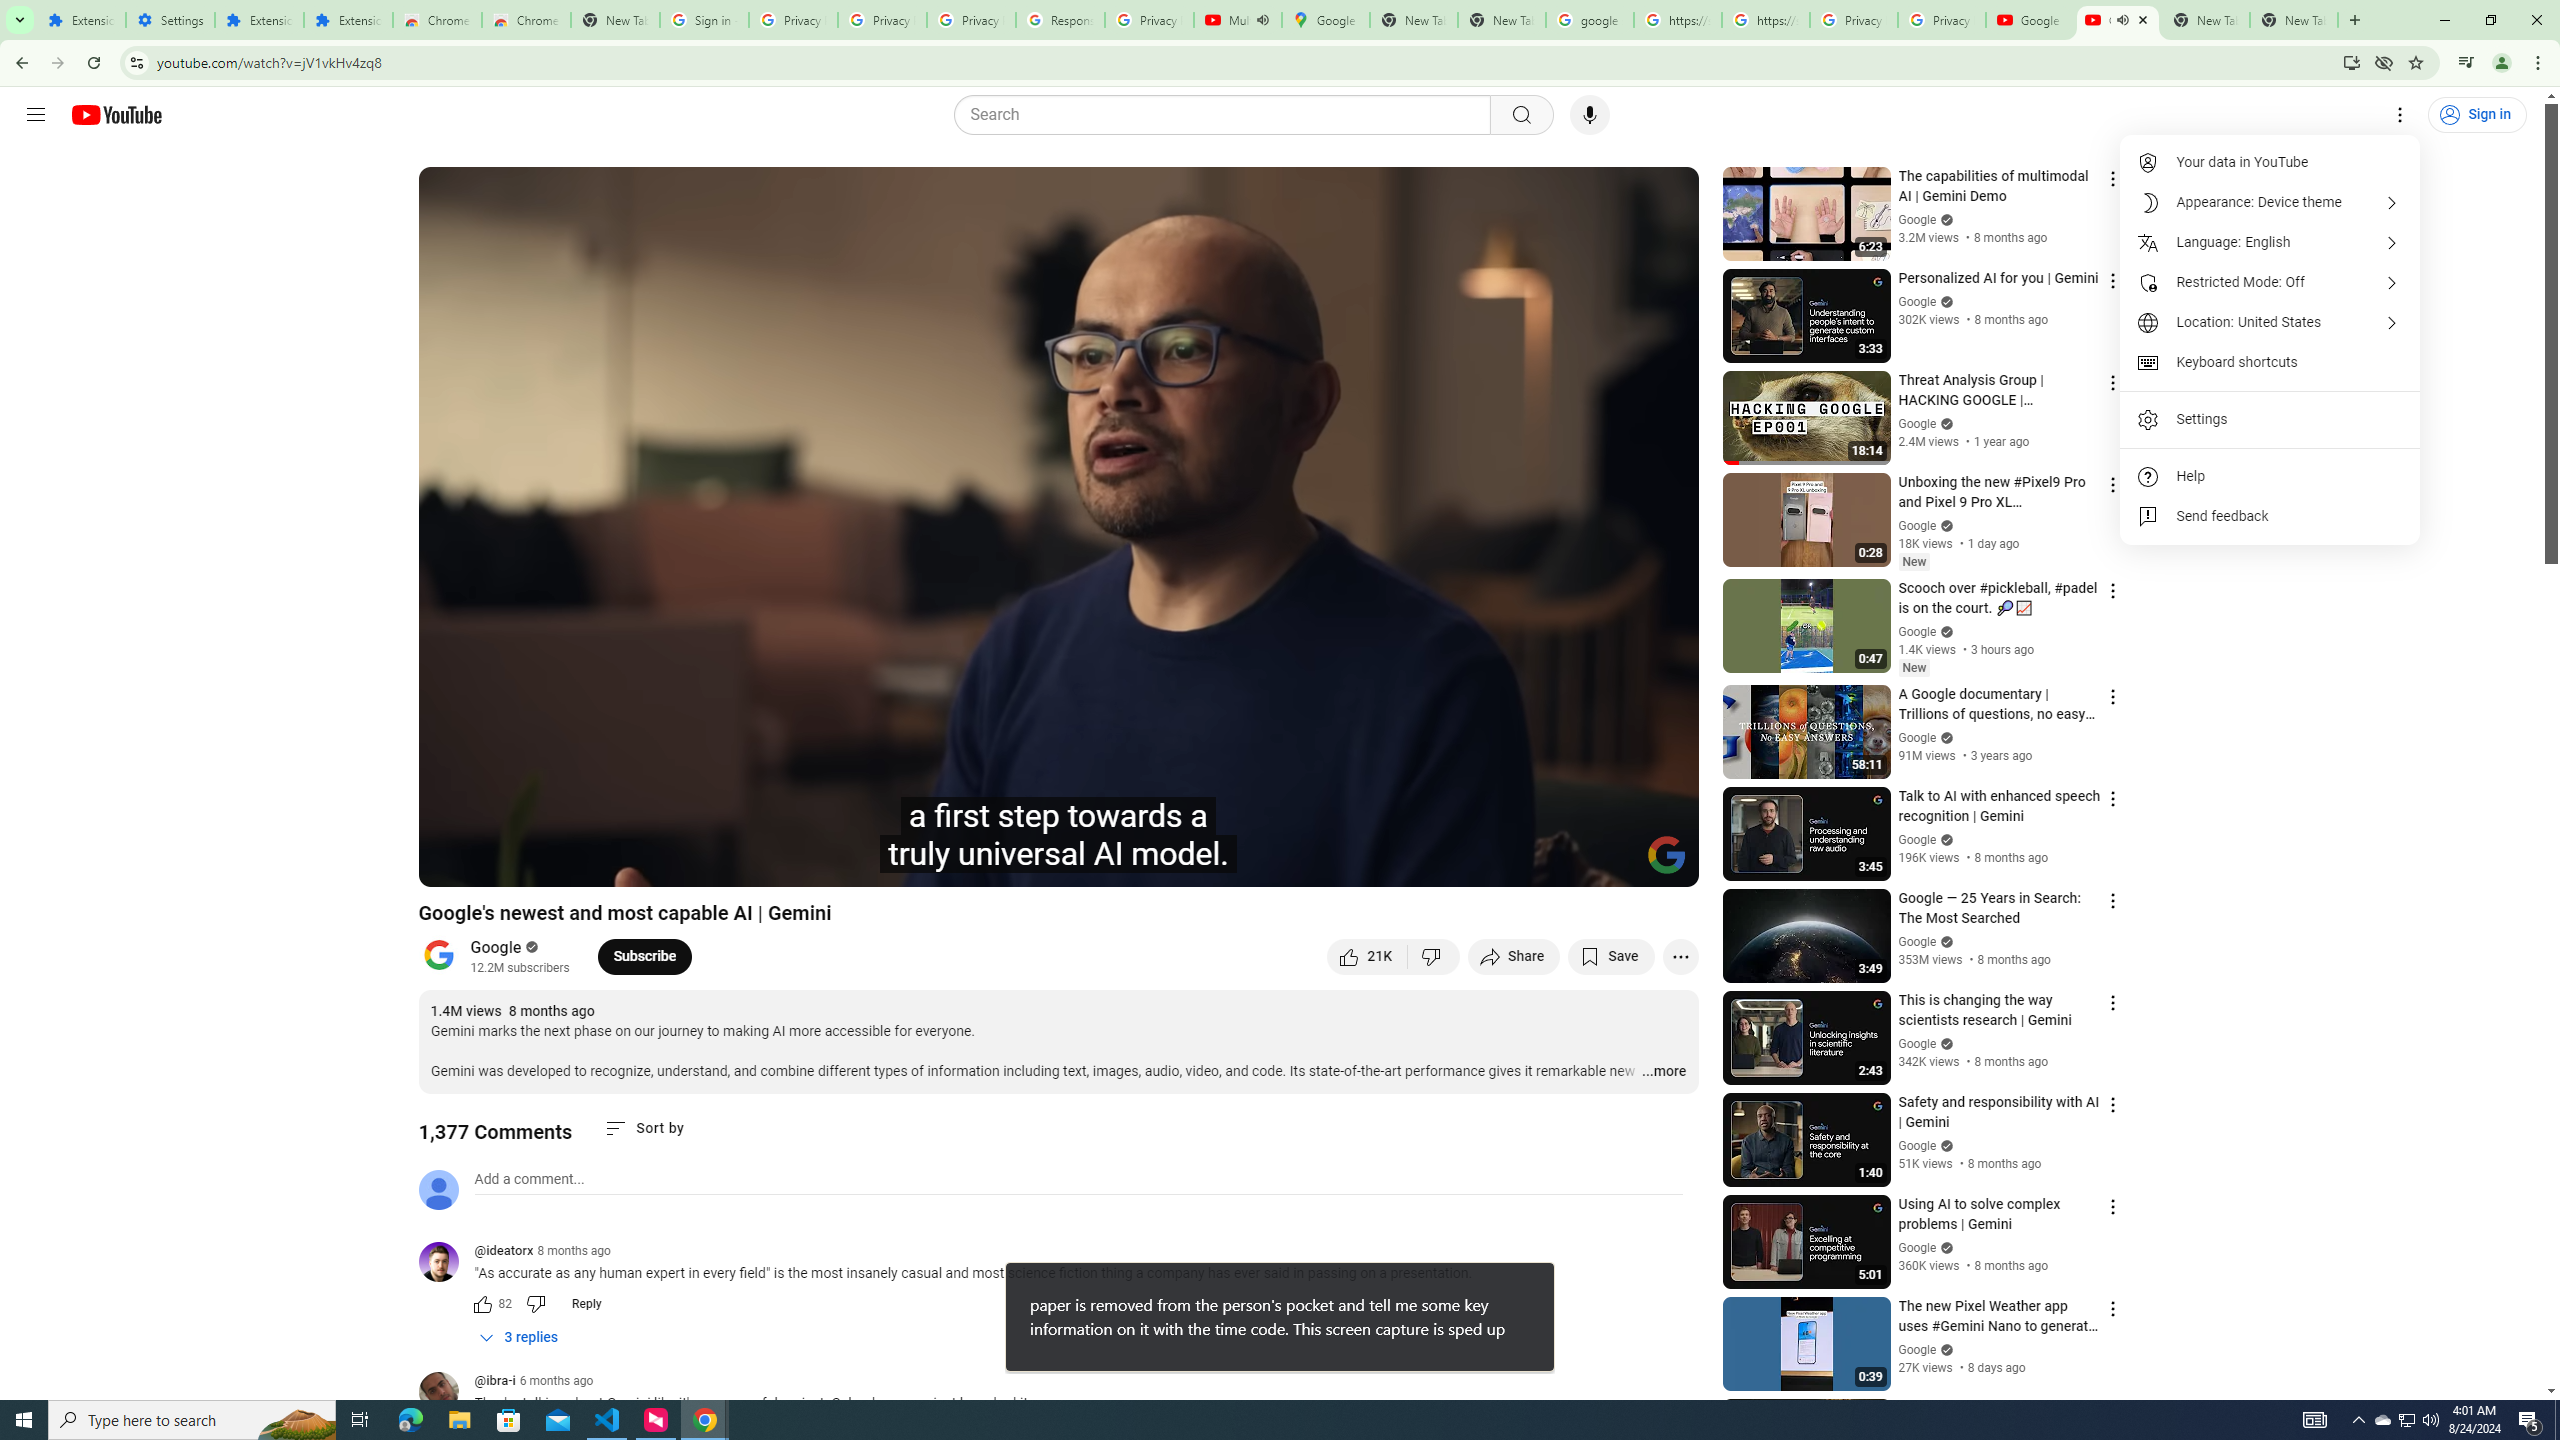 This screenshot has width=2560, height=1440. Describe the element at coordinates (2270, 282) in the screenshot. I see `'Restricted Mode: Off'` at that location.